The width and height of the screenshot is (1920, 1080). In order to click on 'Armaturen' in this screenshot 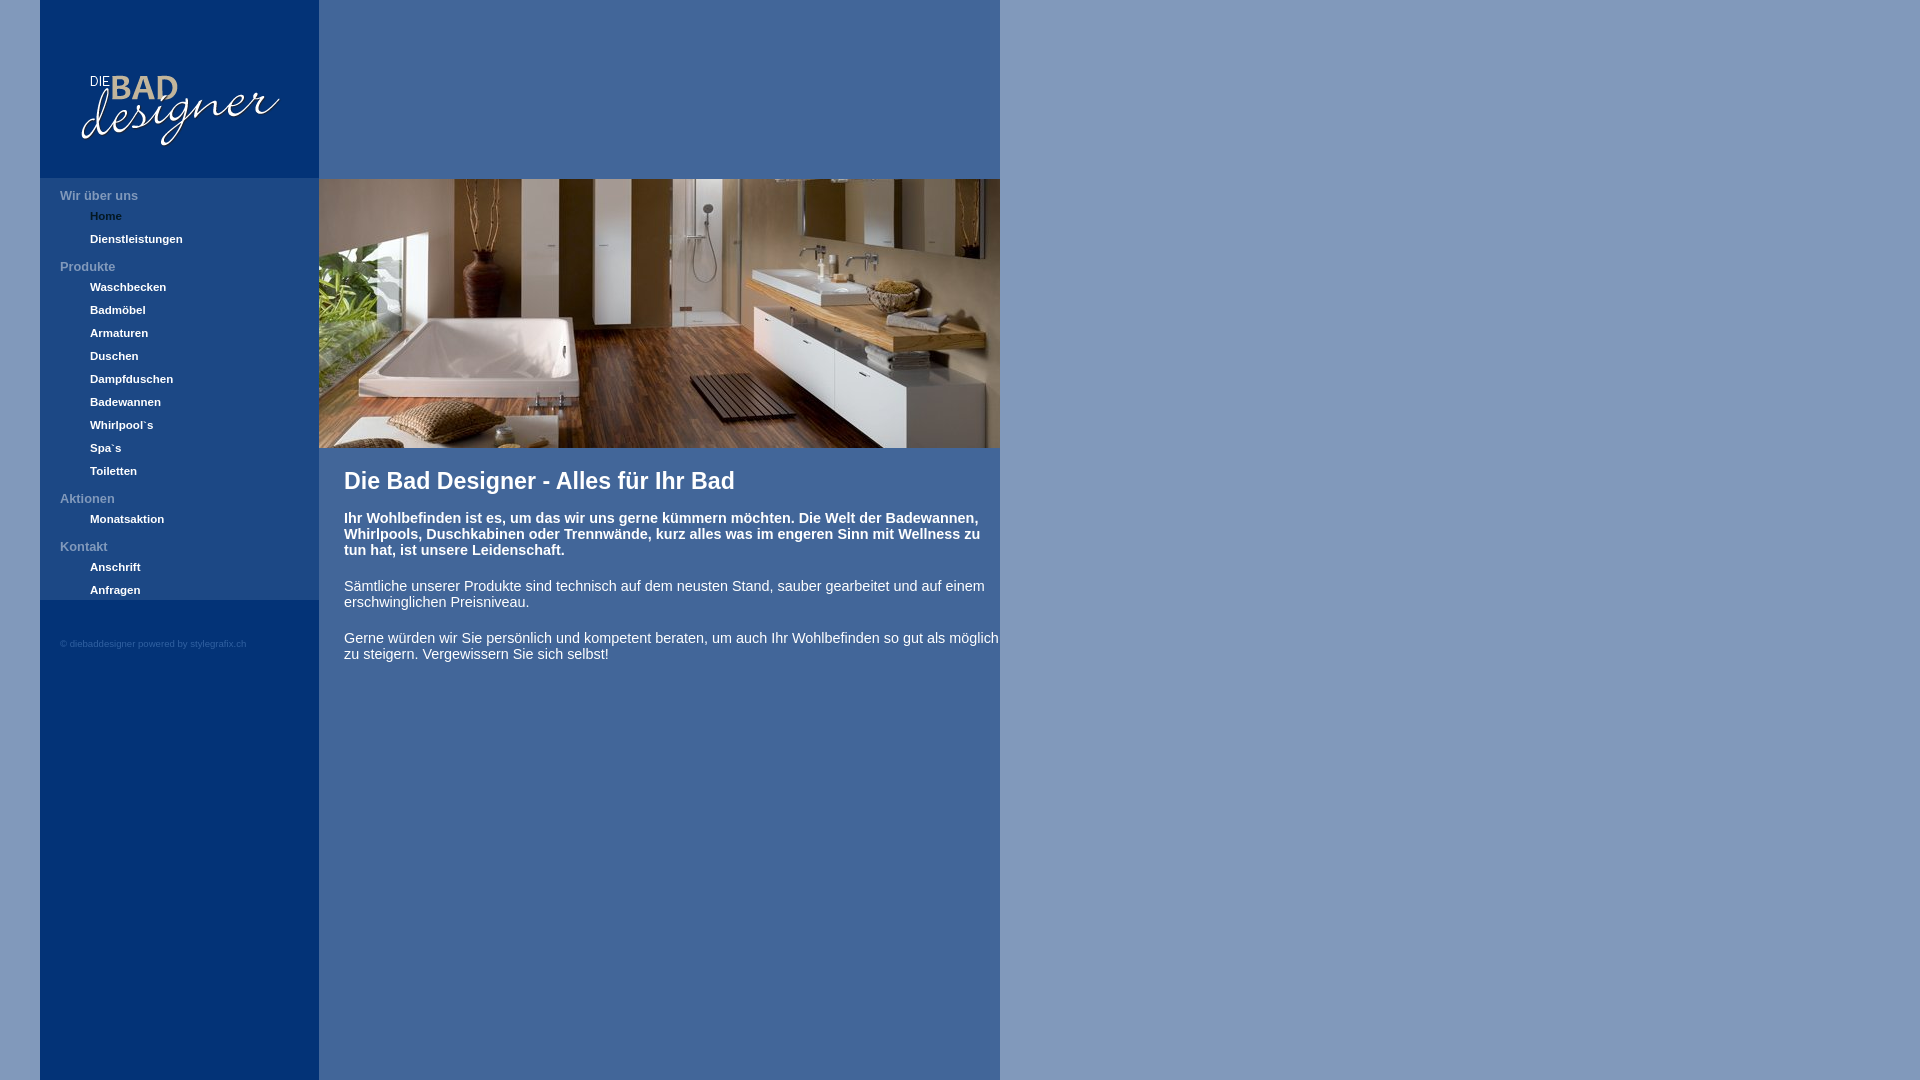, I will do `click(118, 331)`.